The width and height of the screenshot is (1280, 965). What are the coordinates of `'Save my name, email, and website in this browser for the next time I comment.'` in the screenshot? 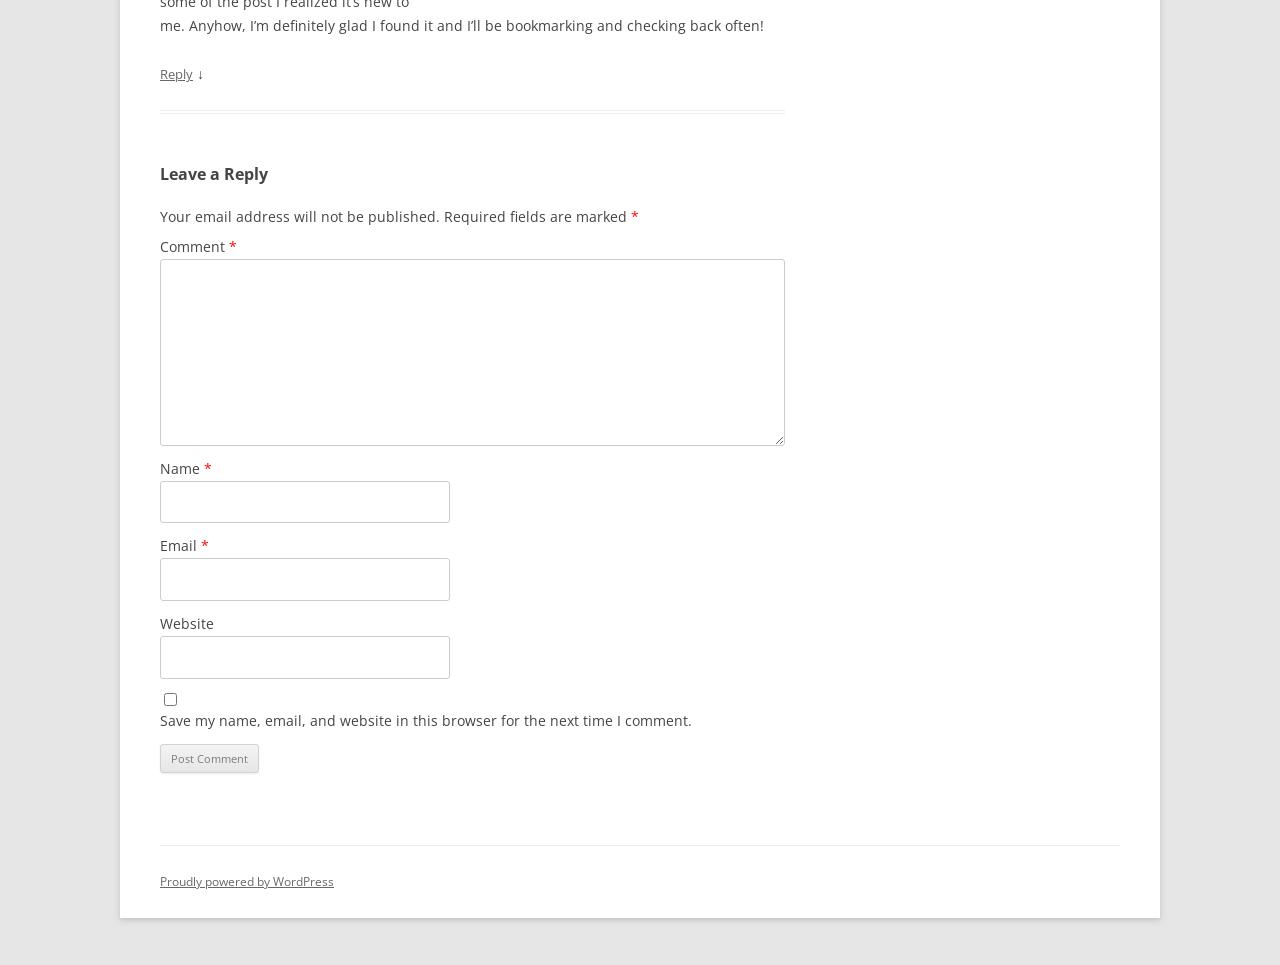 It's located at (424, 719).